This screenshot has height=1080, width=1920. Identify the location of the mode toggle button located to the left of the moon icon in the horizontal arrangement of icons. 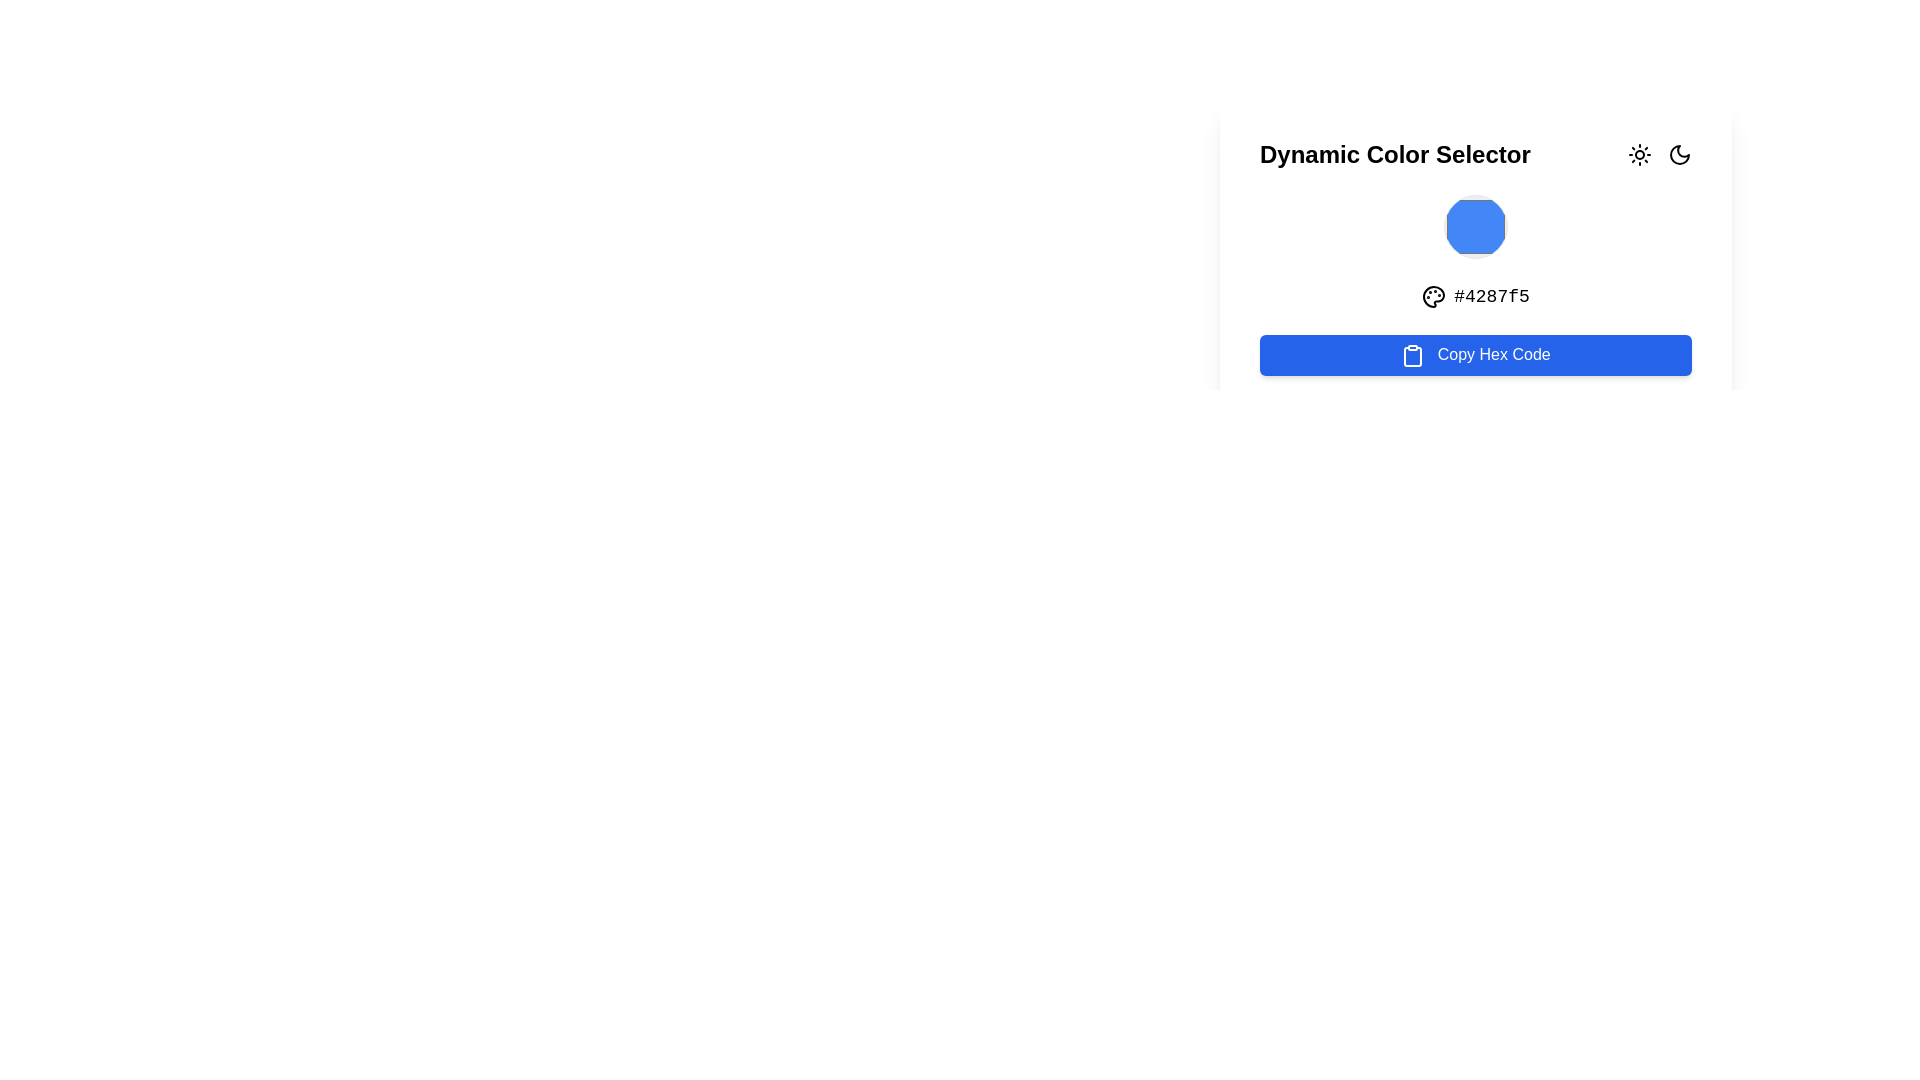
(1640, 153).